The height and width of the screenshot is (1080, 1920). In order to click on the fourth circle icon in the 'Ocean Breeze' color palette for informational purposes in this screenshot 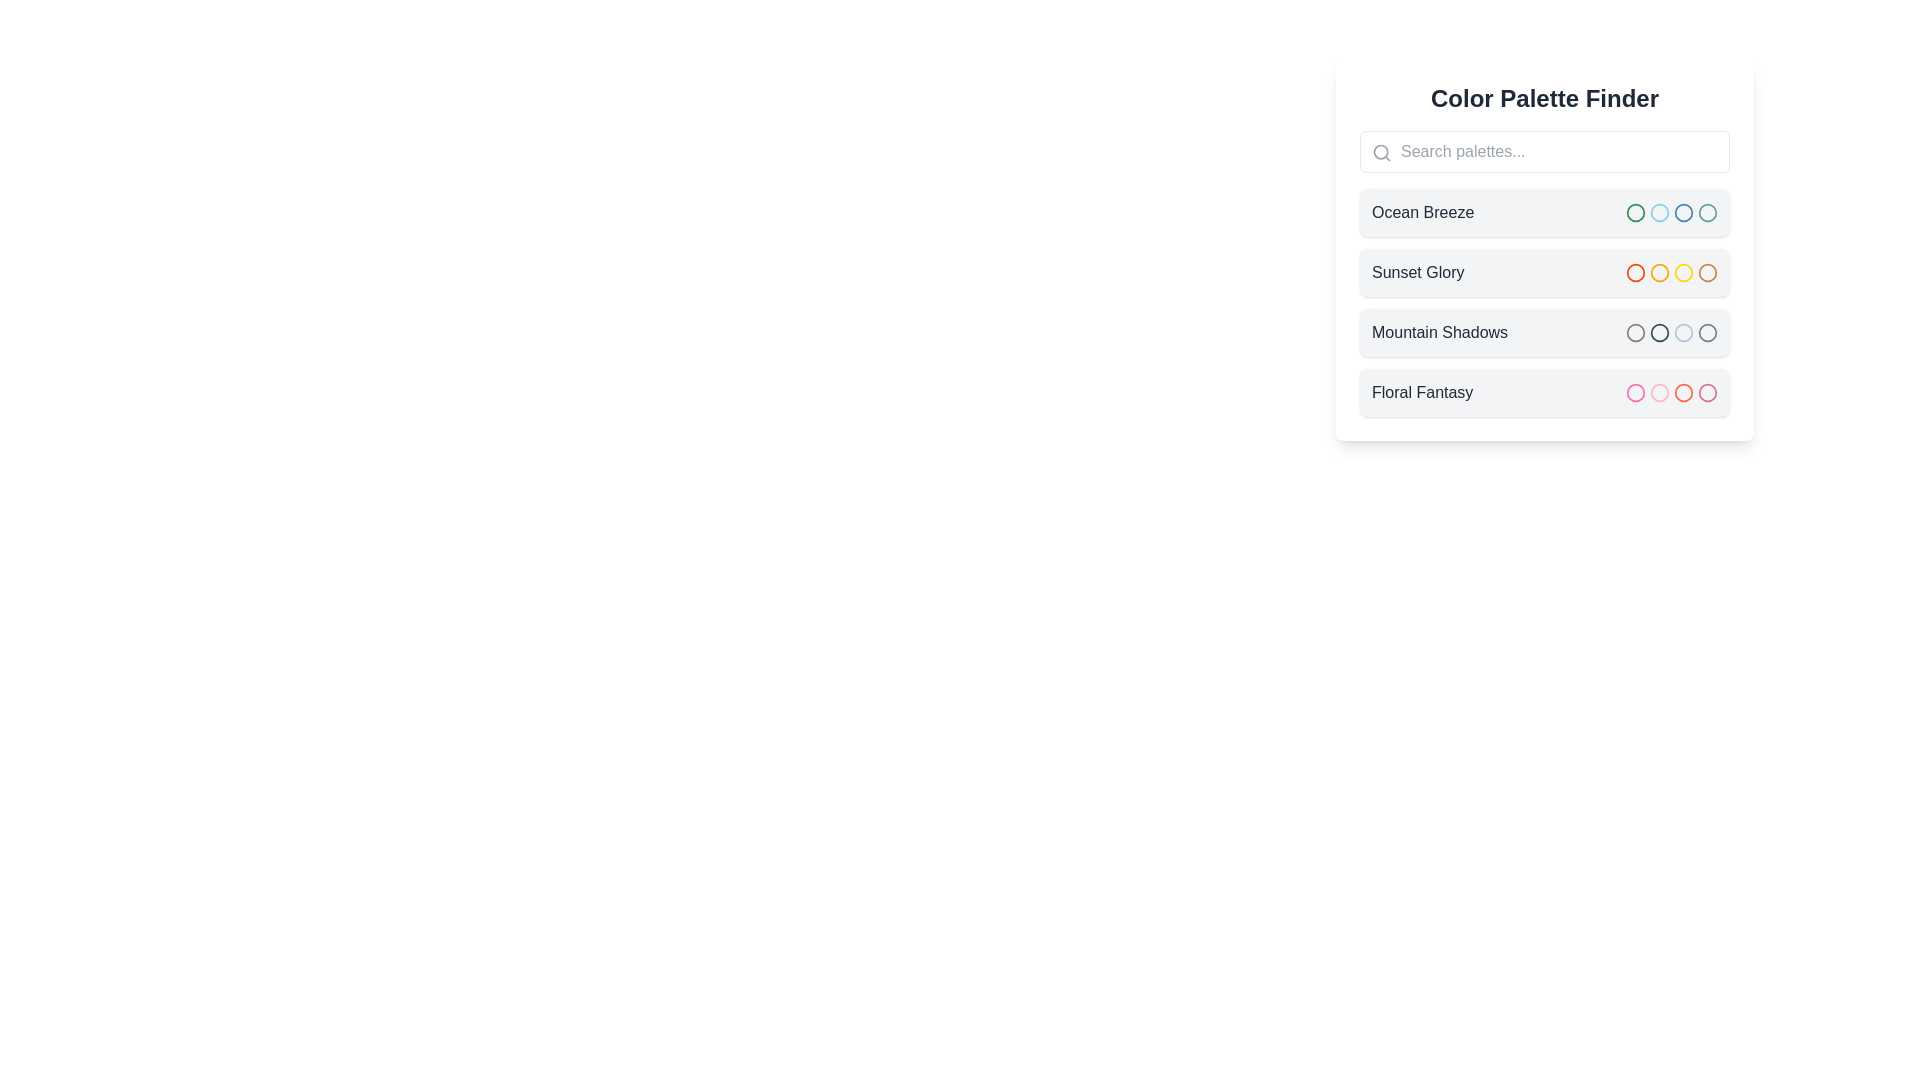, I will do `click(1683, 212)`.